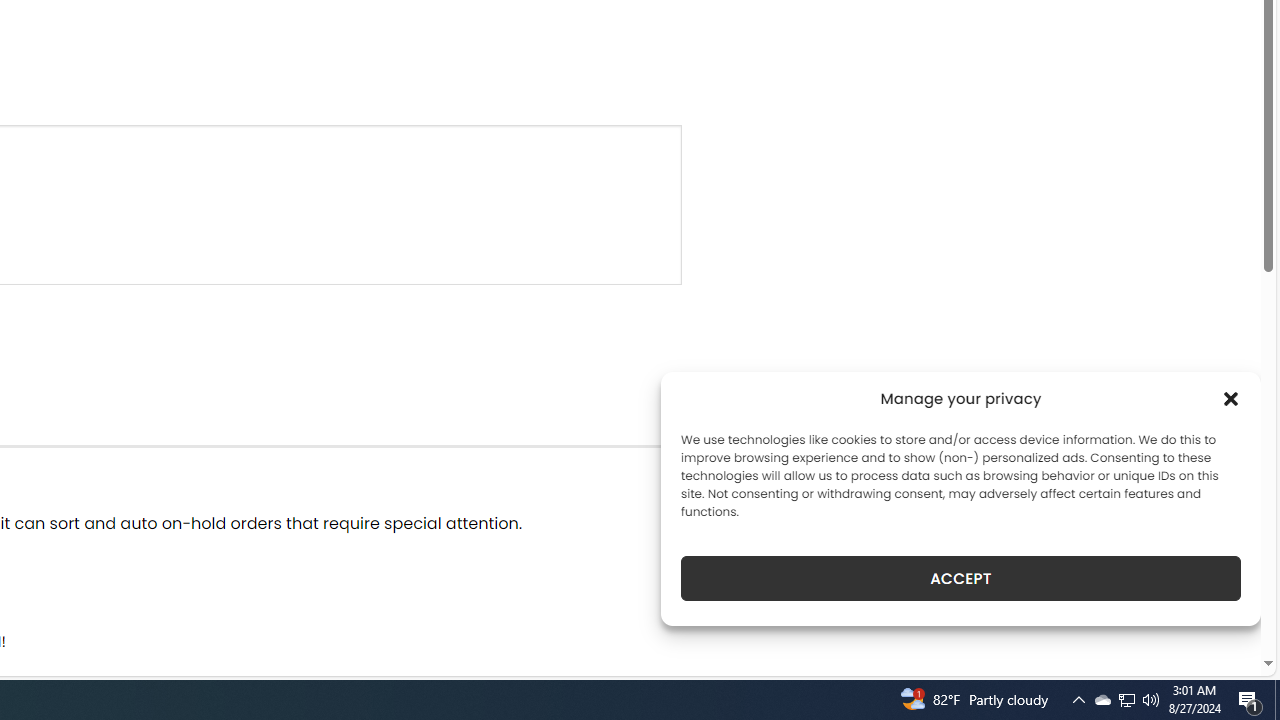 Image resolution: width=1280 pixels, height=720 pixels. What do you see at coordinates (1230, 398) in the screenshot?
I see `'Class: cmplz-close'` at bounding box center [1230, 398].